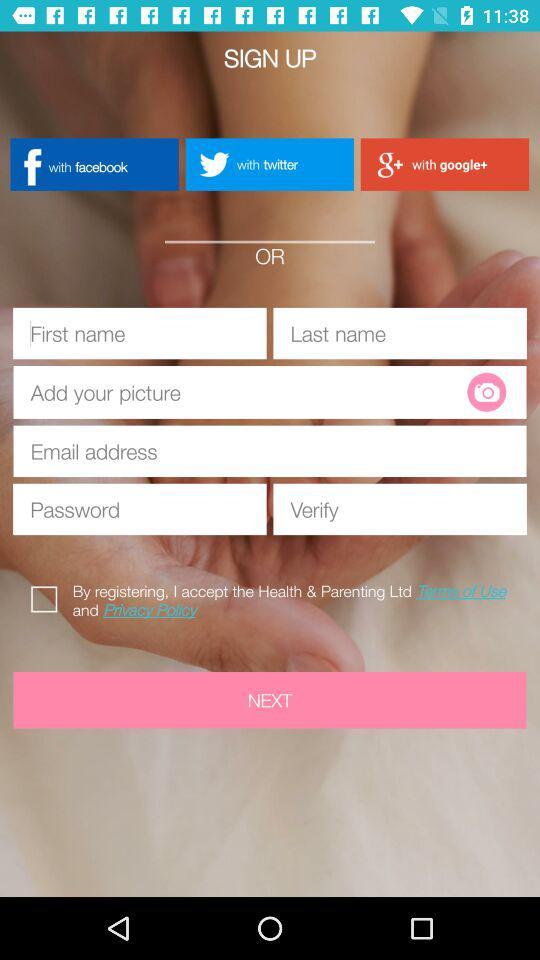  I want to click on item below the sign up app, so click(269, 163).